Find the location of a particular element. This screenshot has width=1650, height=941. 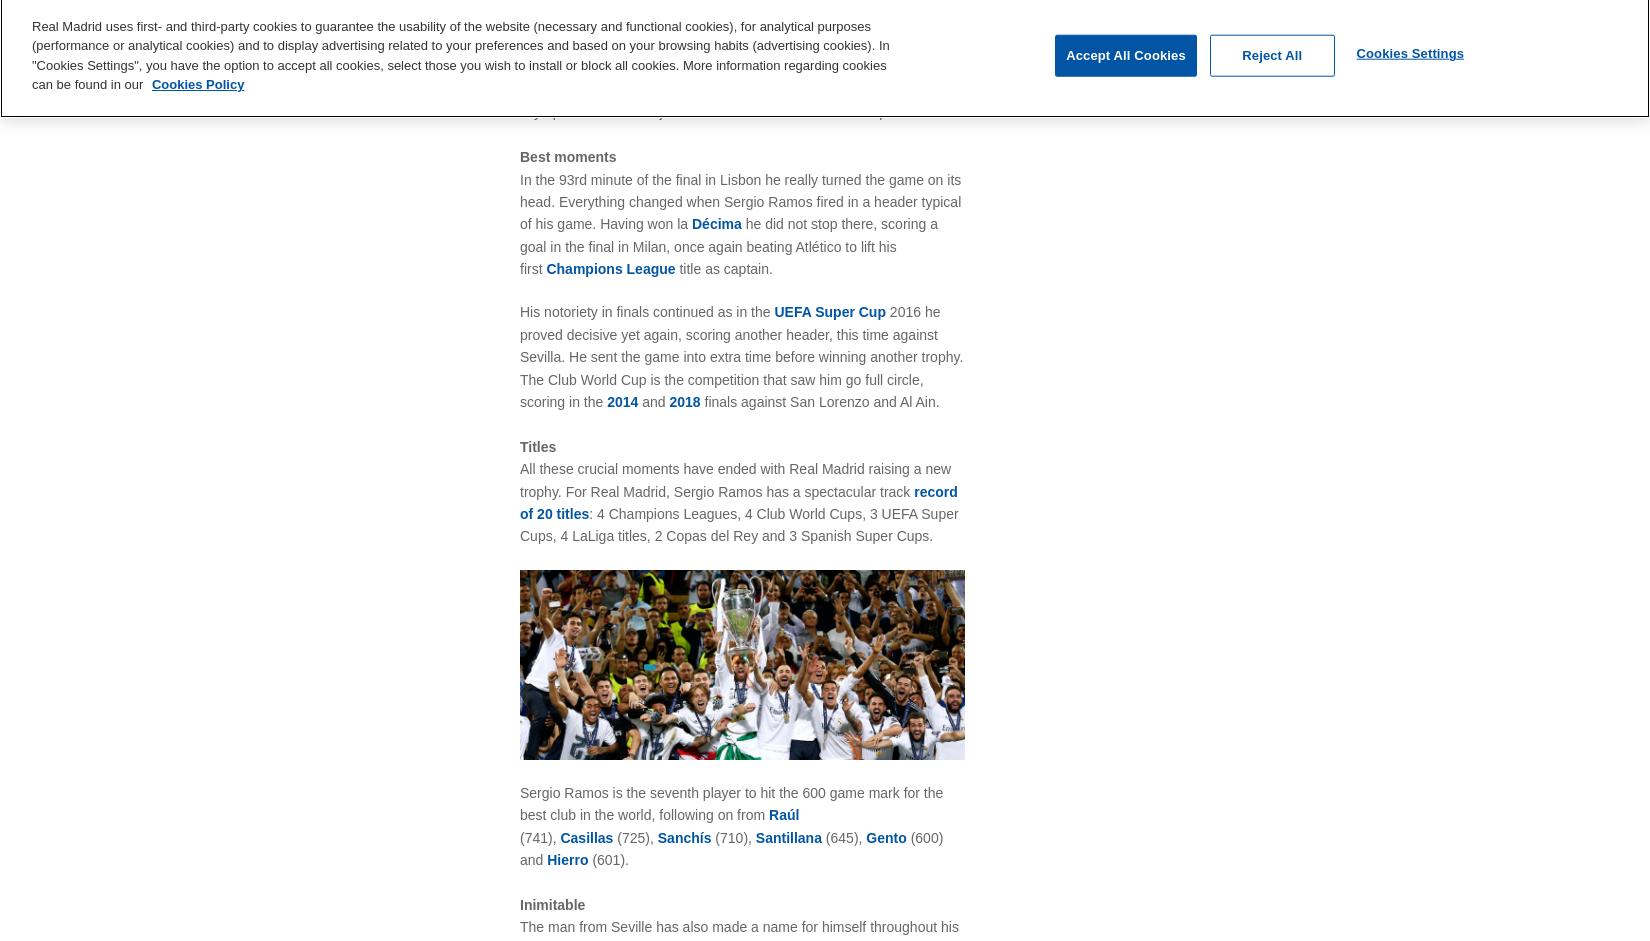

'Raúl' is located at coordinates (783, 814).